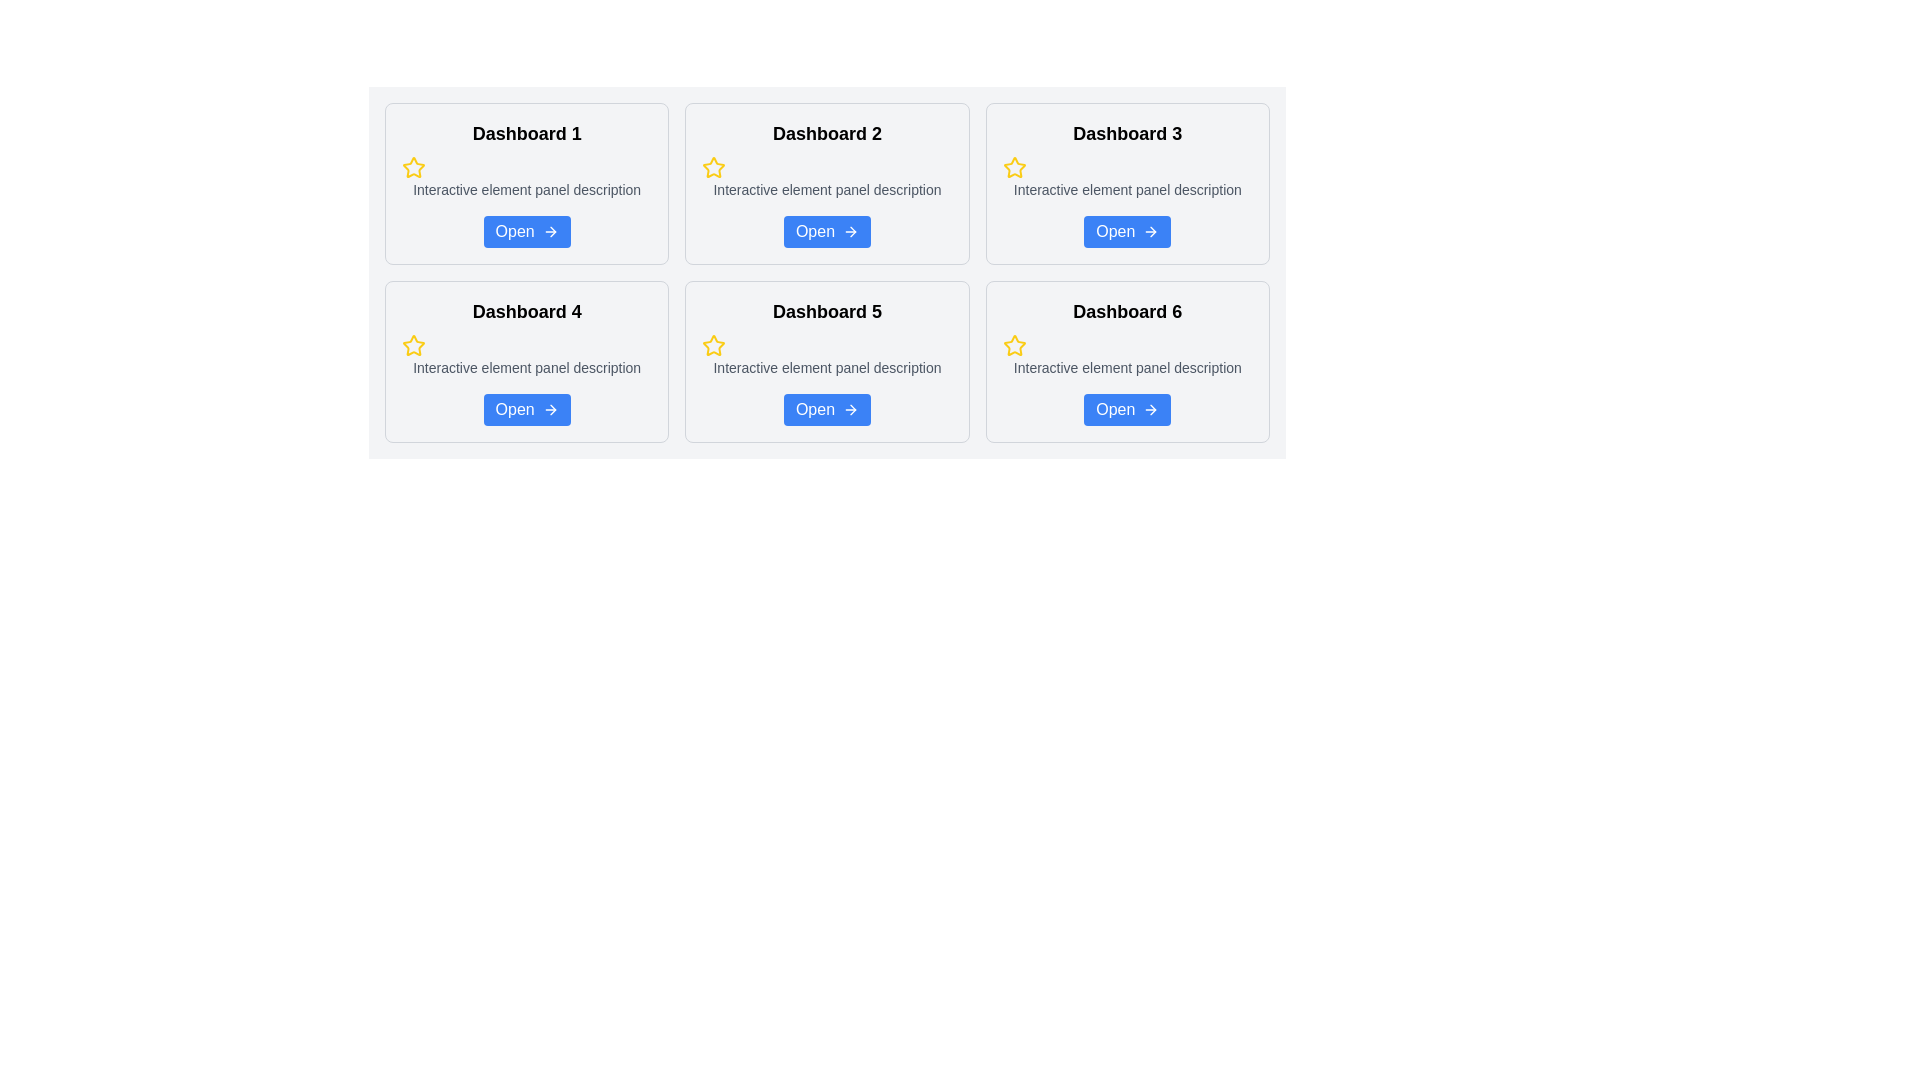  I want to click on the right-pointing arrow icon within the 'Open' button located in the fifth panel of the second row in a 2x3 grid layout, so click(853, 408).